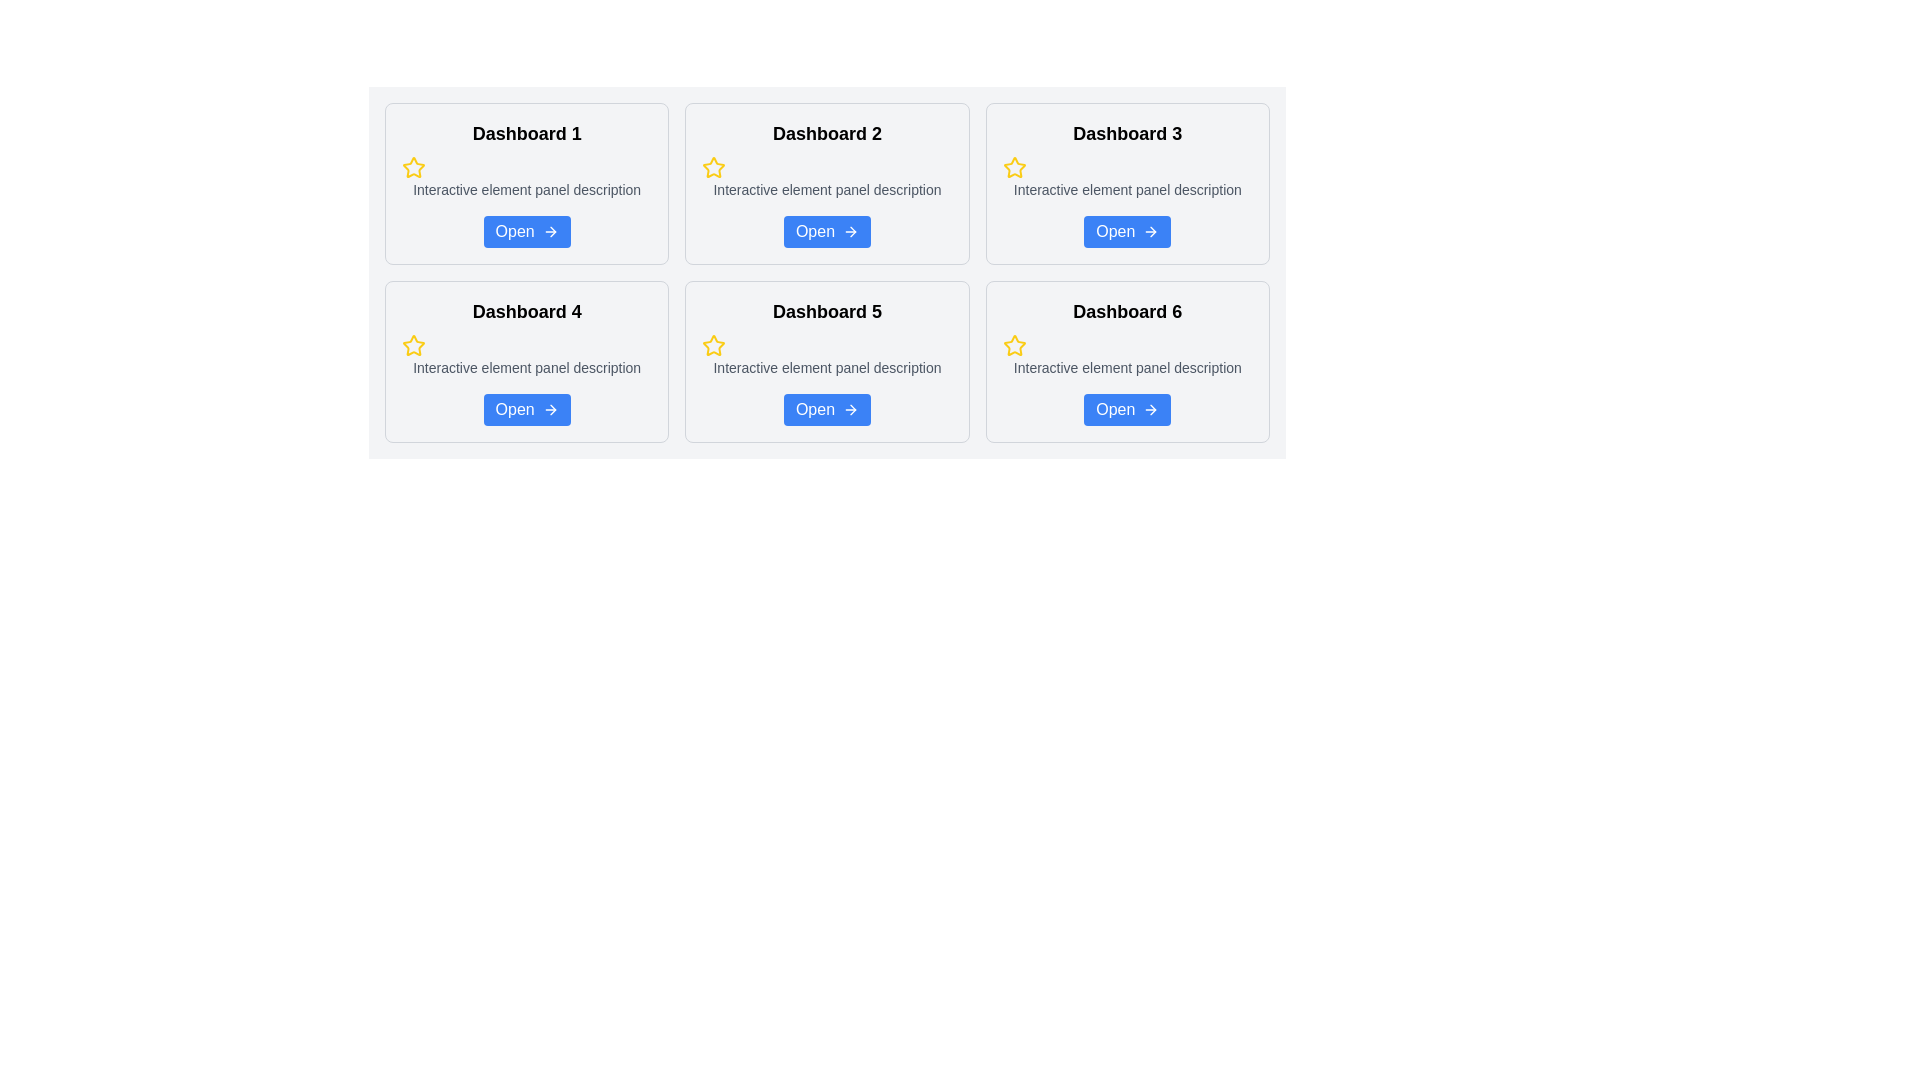  I want to click on the right-pointing arrow icon within the 'Open' button located in the fifth panel of the second row in a 2x3 grid layout, so click(853, 408).